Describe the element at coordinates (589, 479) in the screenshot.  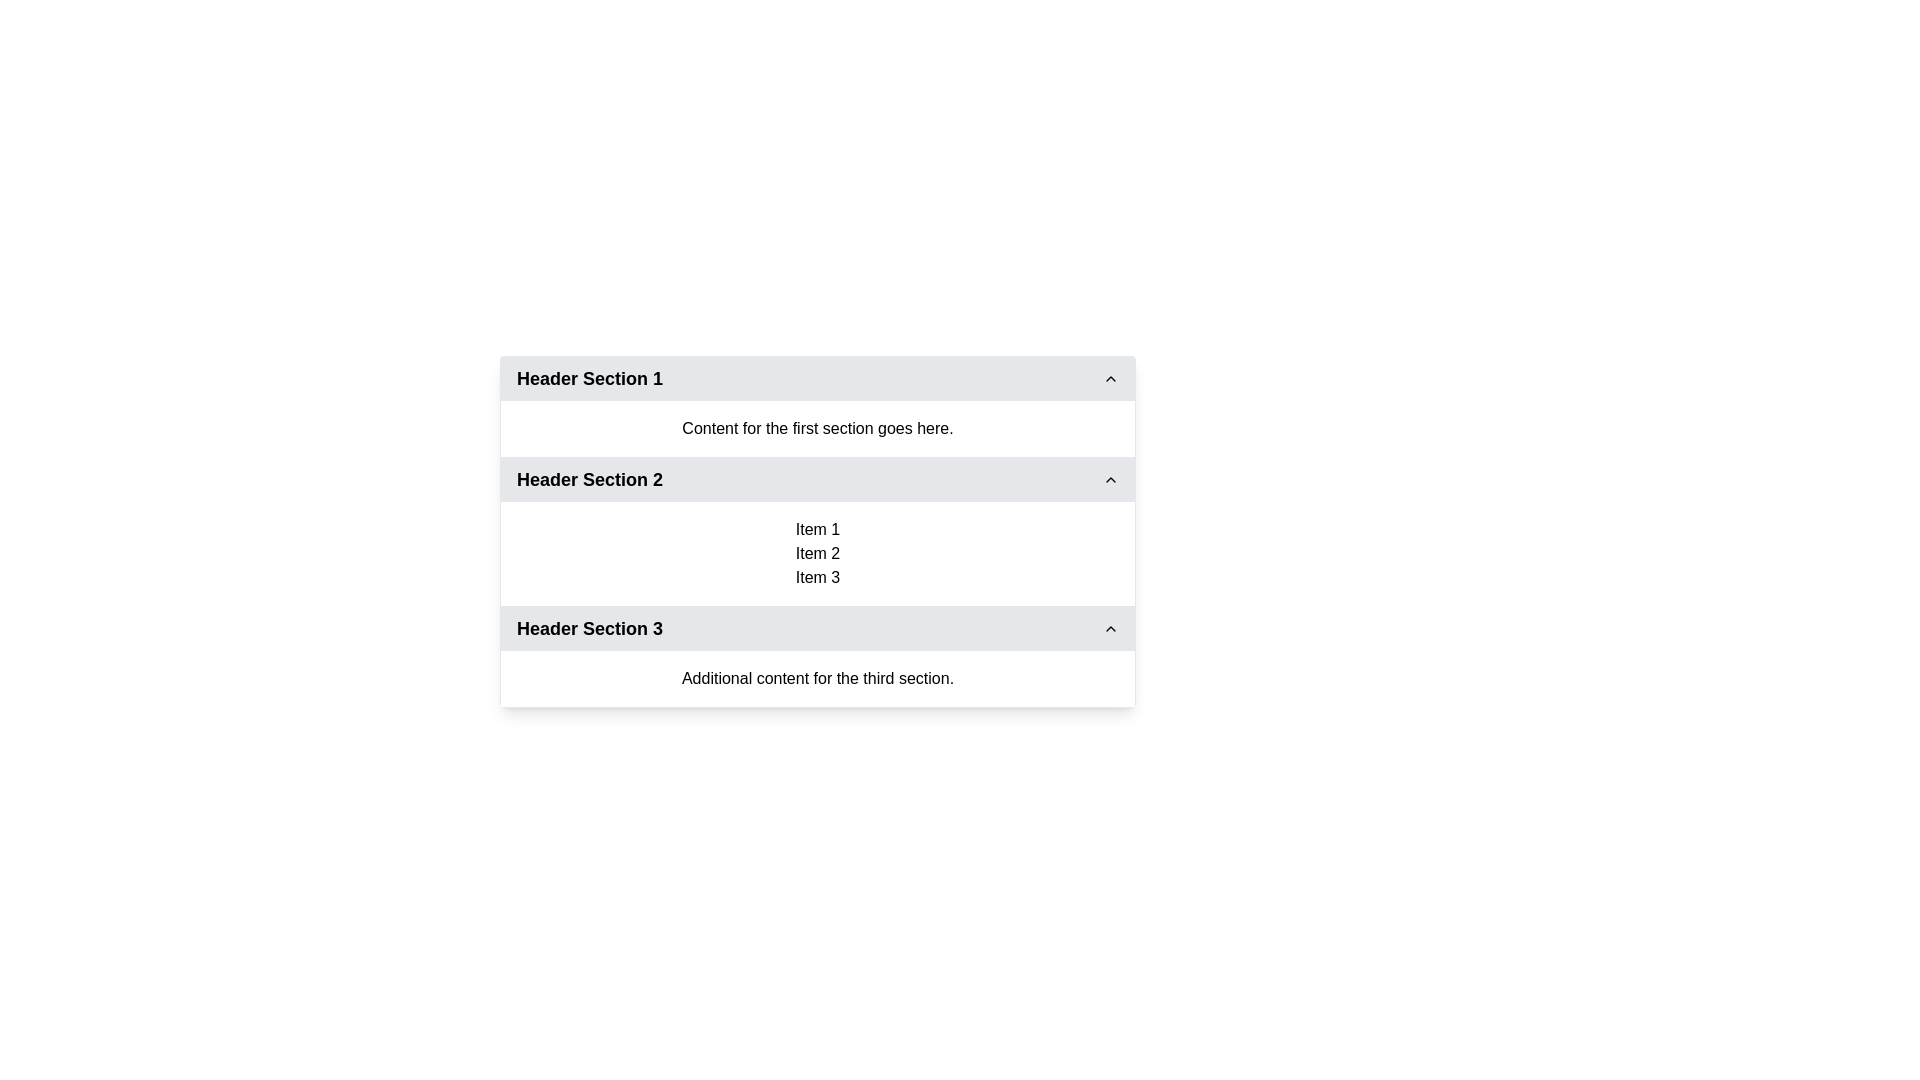
I see `the text element that reads 'Header Section 2', which is bold and large, located at the top of its section with a light gray background` at that location.